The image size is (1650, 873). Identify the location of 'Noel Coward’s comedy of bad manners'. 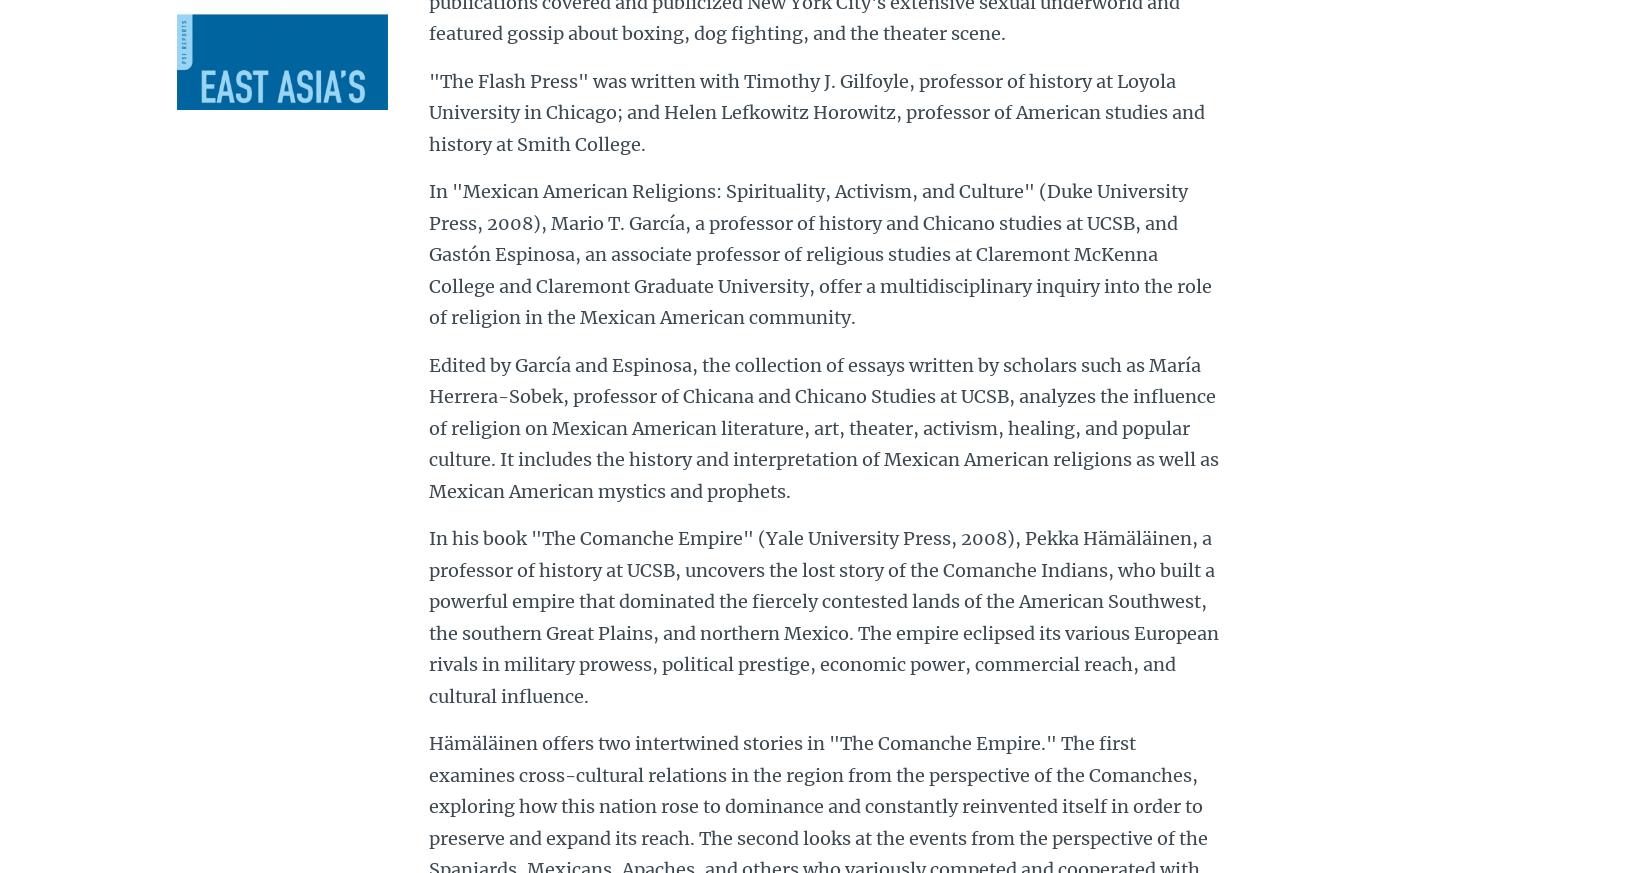
(288, 620).